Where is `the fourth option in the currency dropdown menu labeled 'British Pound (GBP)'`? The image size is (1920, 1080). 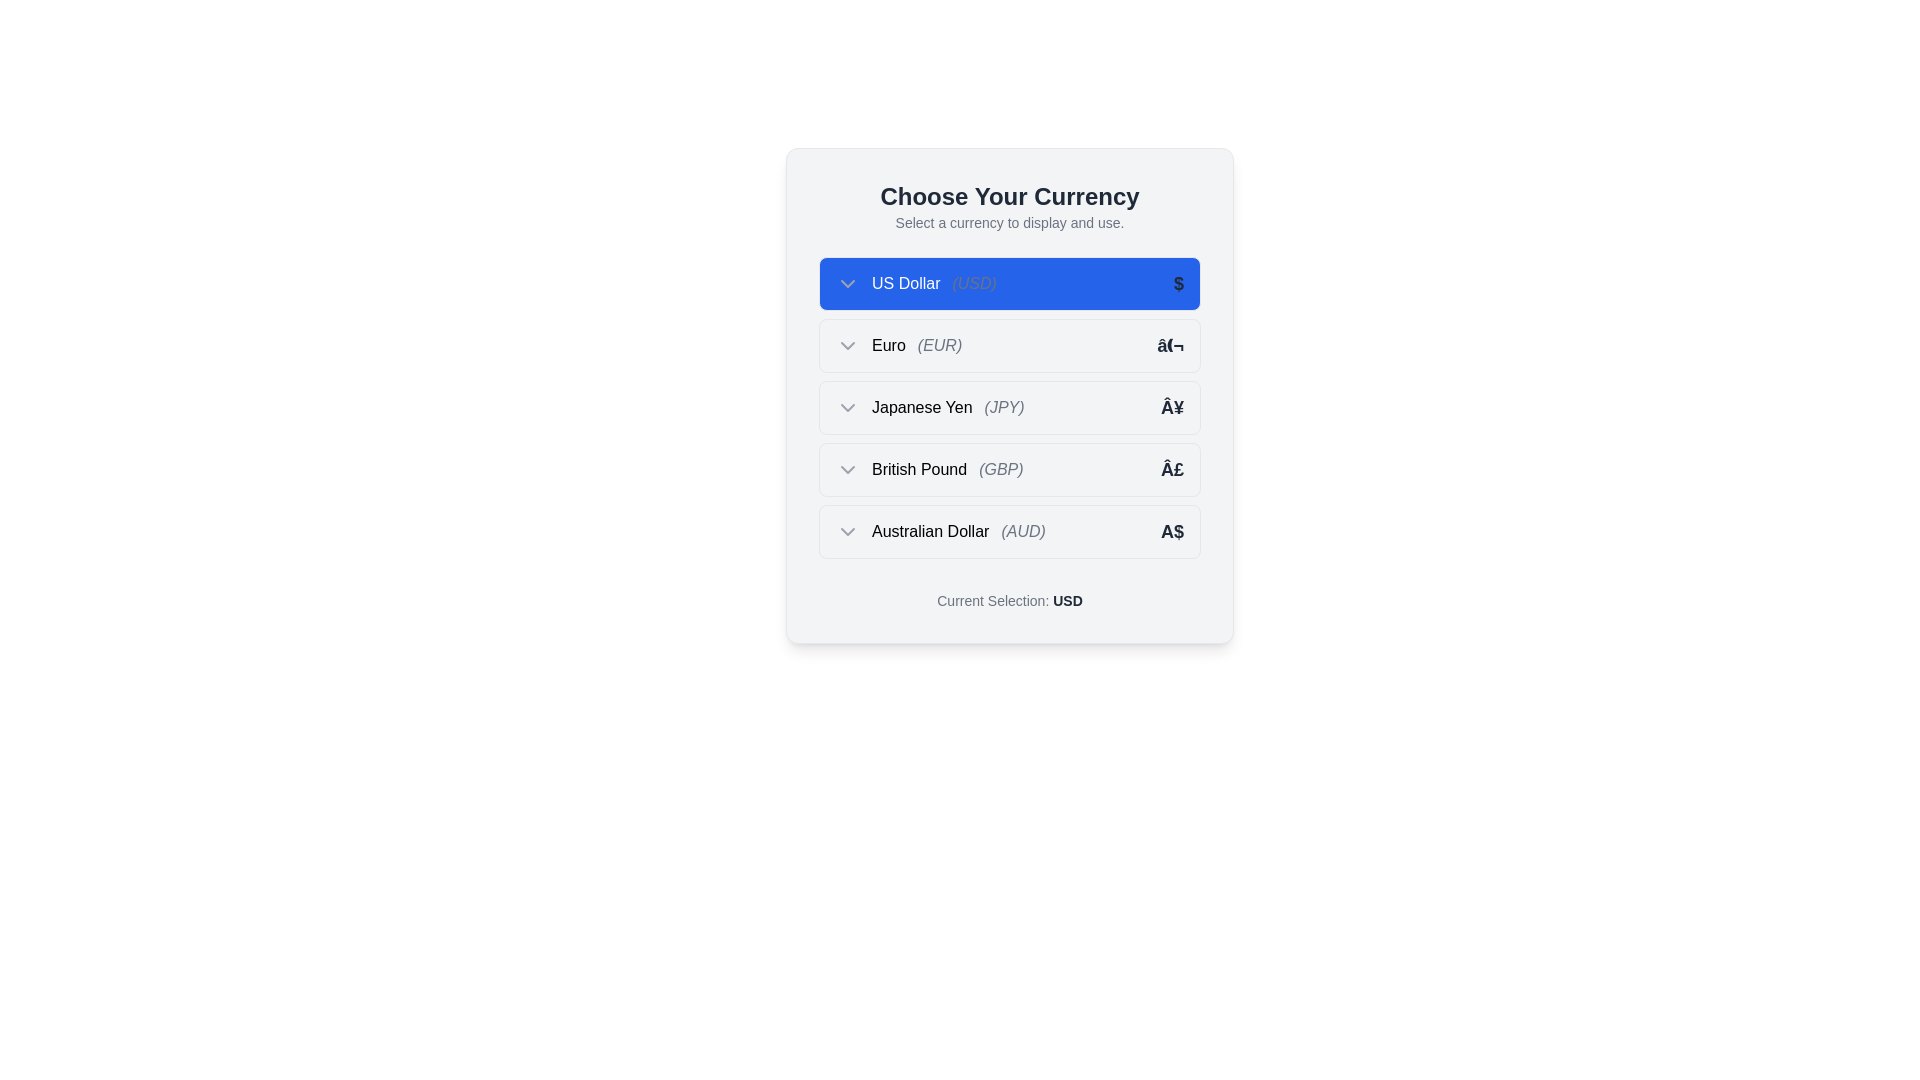 the fourth option in the currency dropdown menu labeled 'British Pound (GBP)' is located at coordinates (1009, 470).